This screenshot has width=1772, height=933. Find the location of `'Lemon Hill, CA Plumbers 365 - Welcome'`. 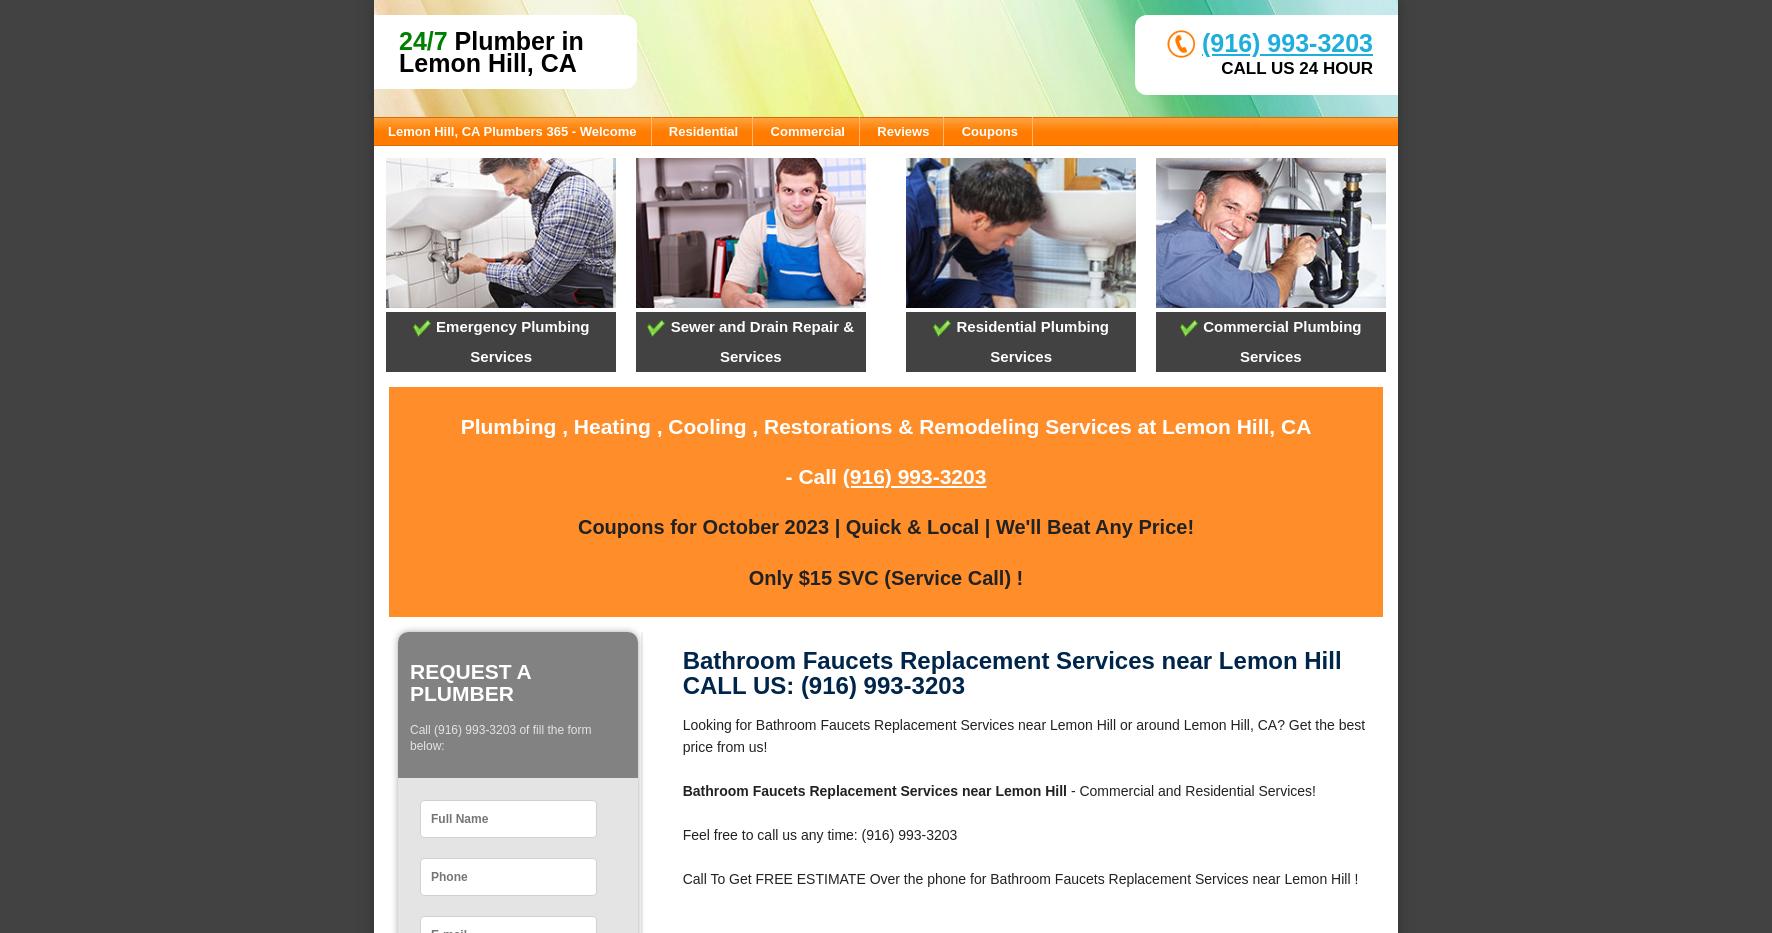

'Lemon Hill, CA Plumbers 365 - Welcome' is located at coordinates (510, 130).